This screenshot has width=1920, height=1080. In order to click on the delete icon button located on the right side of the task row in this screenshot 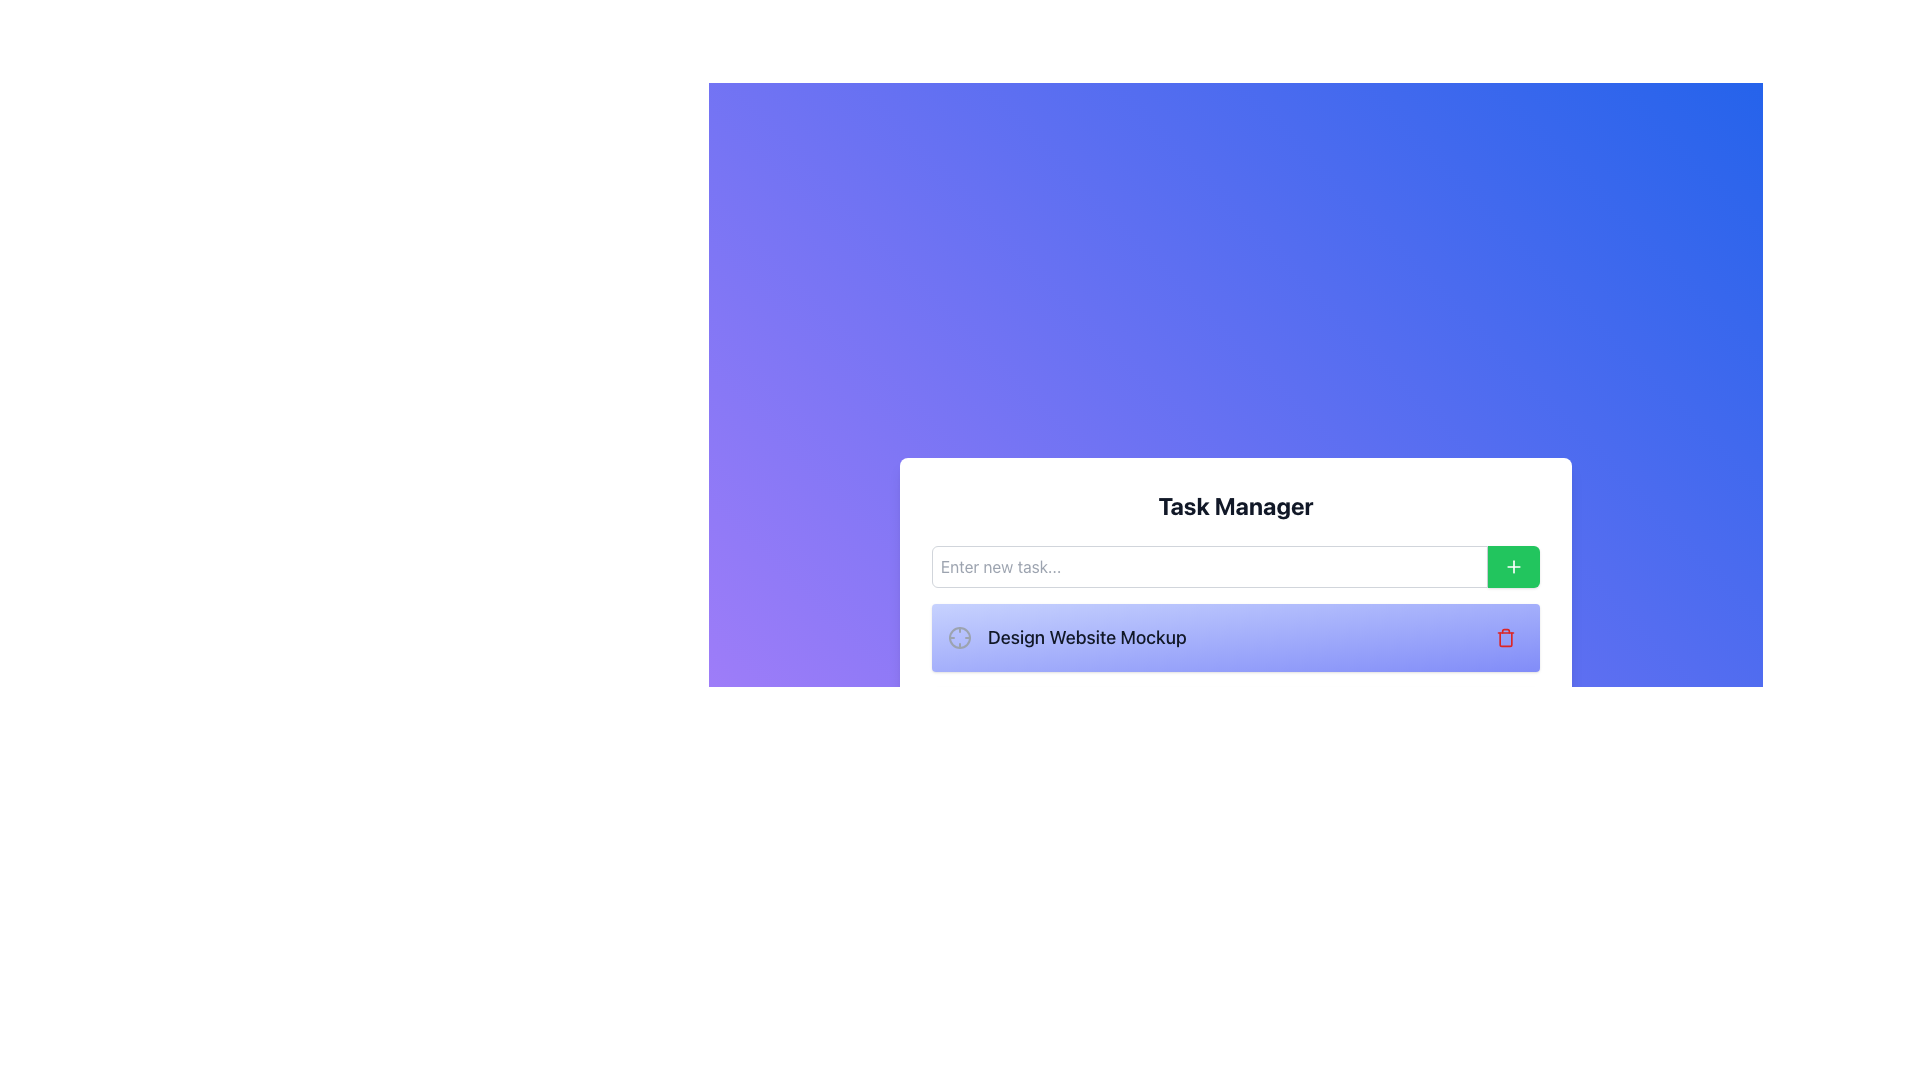, I will do `click(1506, 637)`.